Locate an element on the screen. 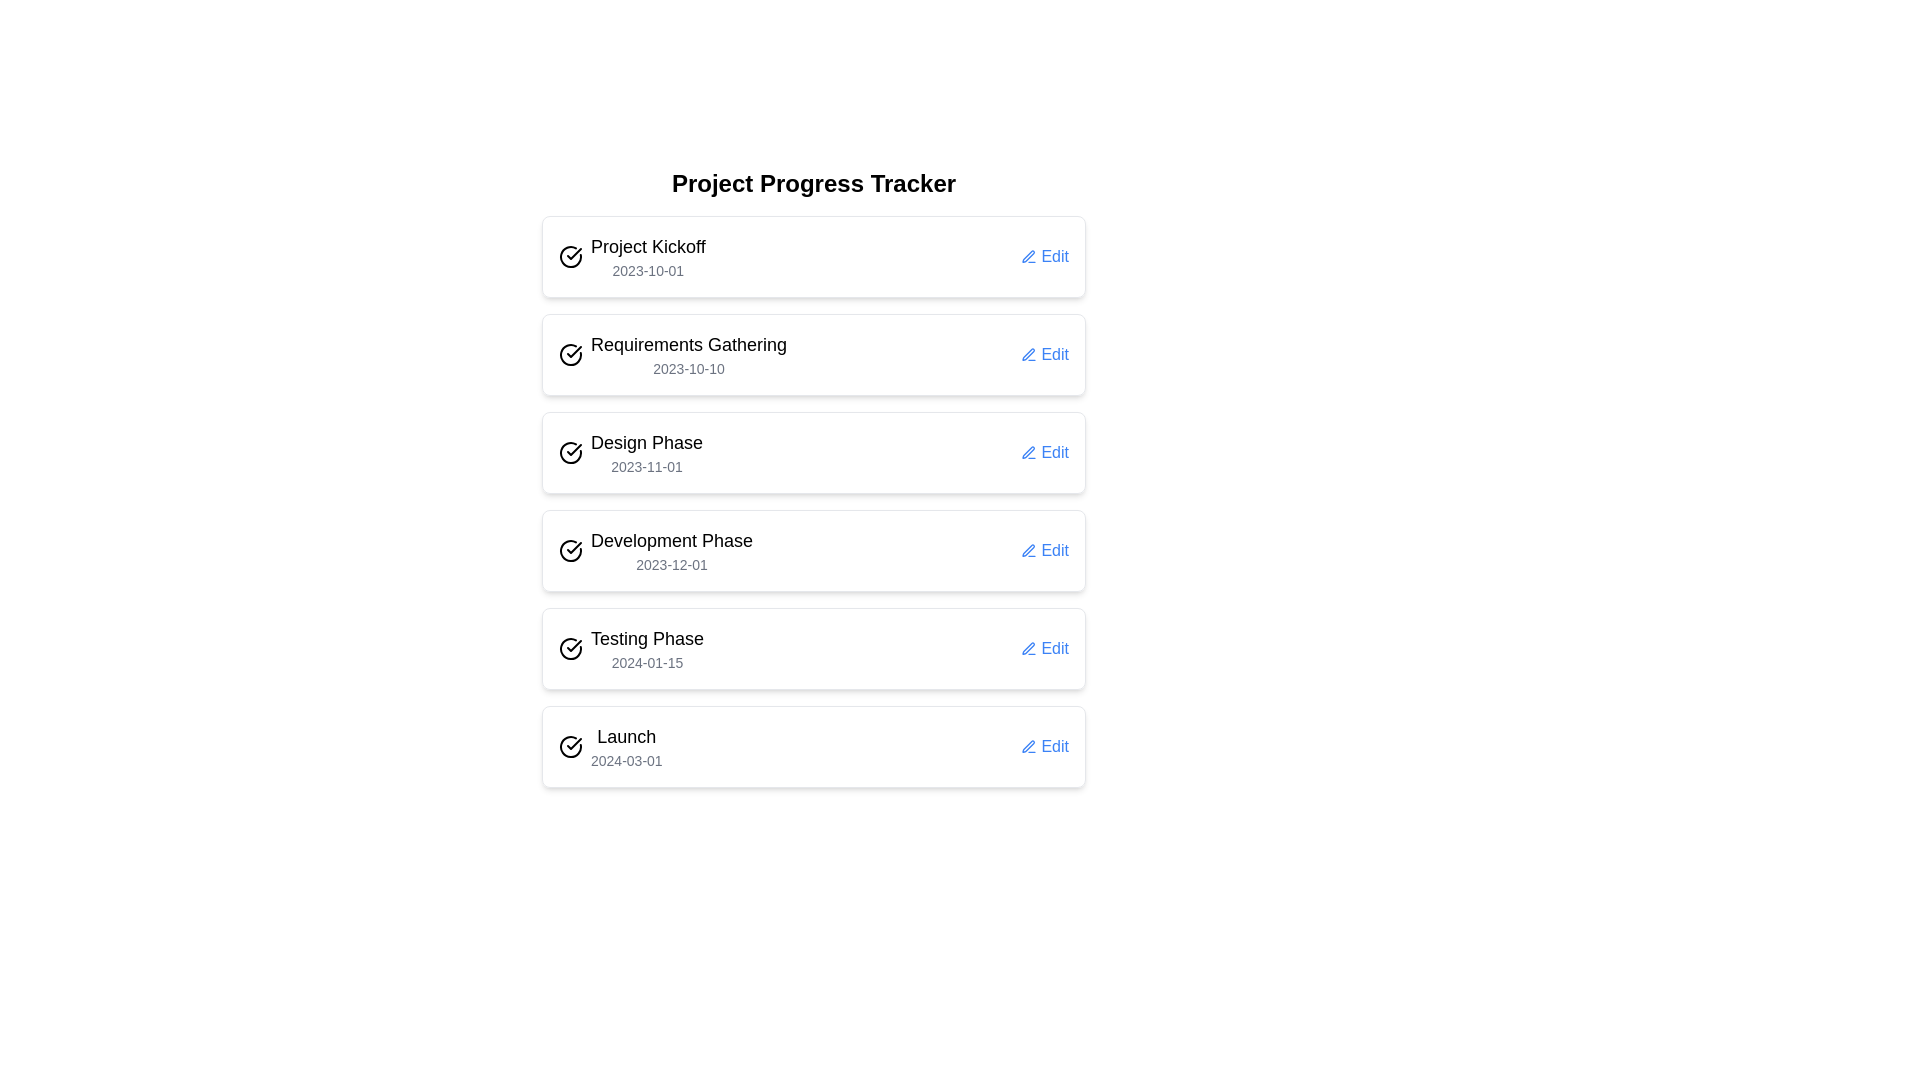  the status icon indicating progress in the 'Development Phase' list item, located at the fourth position in the progress tracker is located at coordinates (570, 551).